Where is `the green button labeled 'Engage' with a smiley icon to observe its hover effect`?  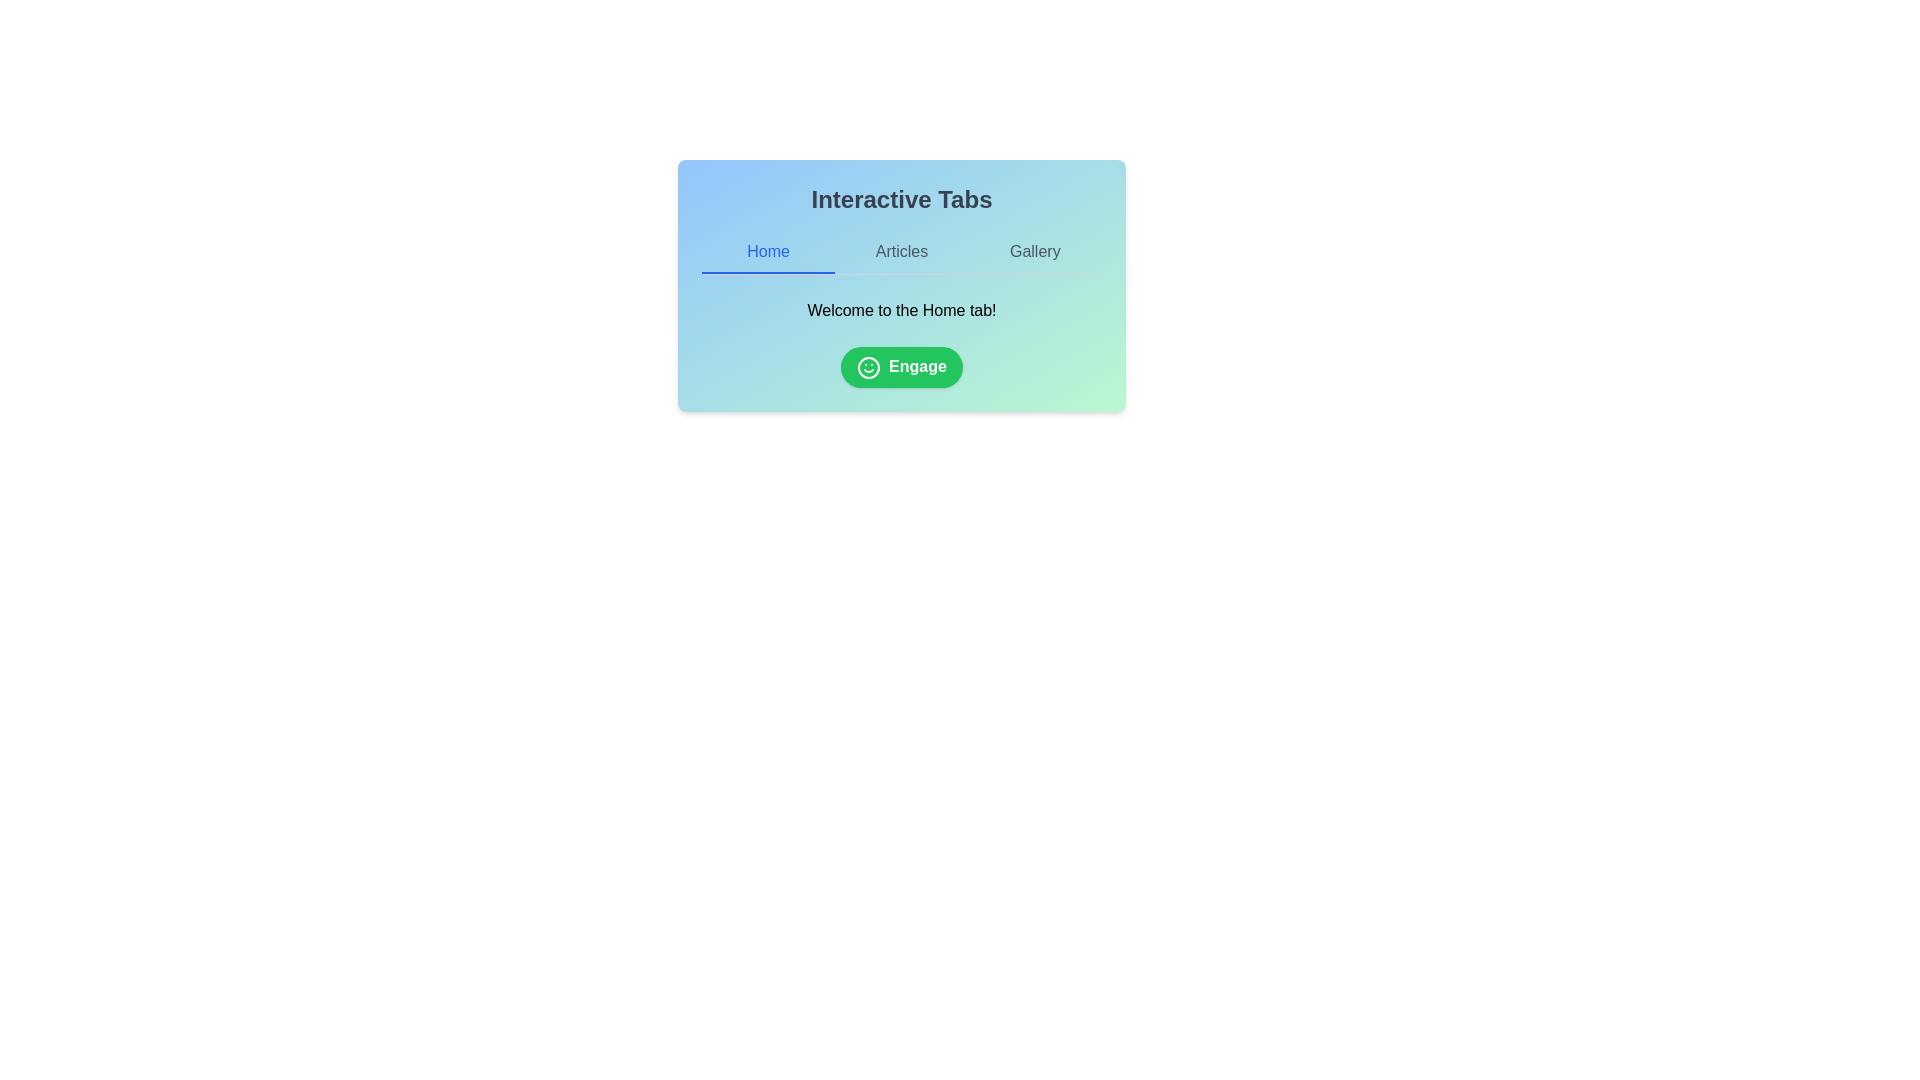 the green button labeled 'Engage' with a smiley icon to observe its hover effect is located at coordinates (901, 366).